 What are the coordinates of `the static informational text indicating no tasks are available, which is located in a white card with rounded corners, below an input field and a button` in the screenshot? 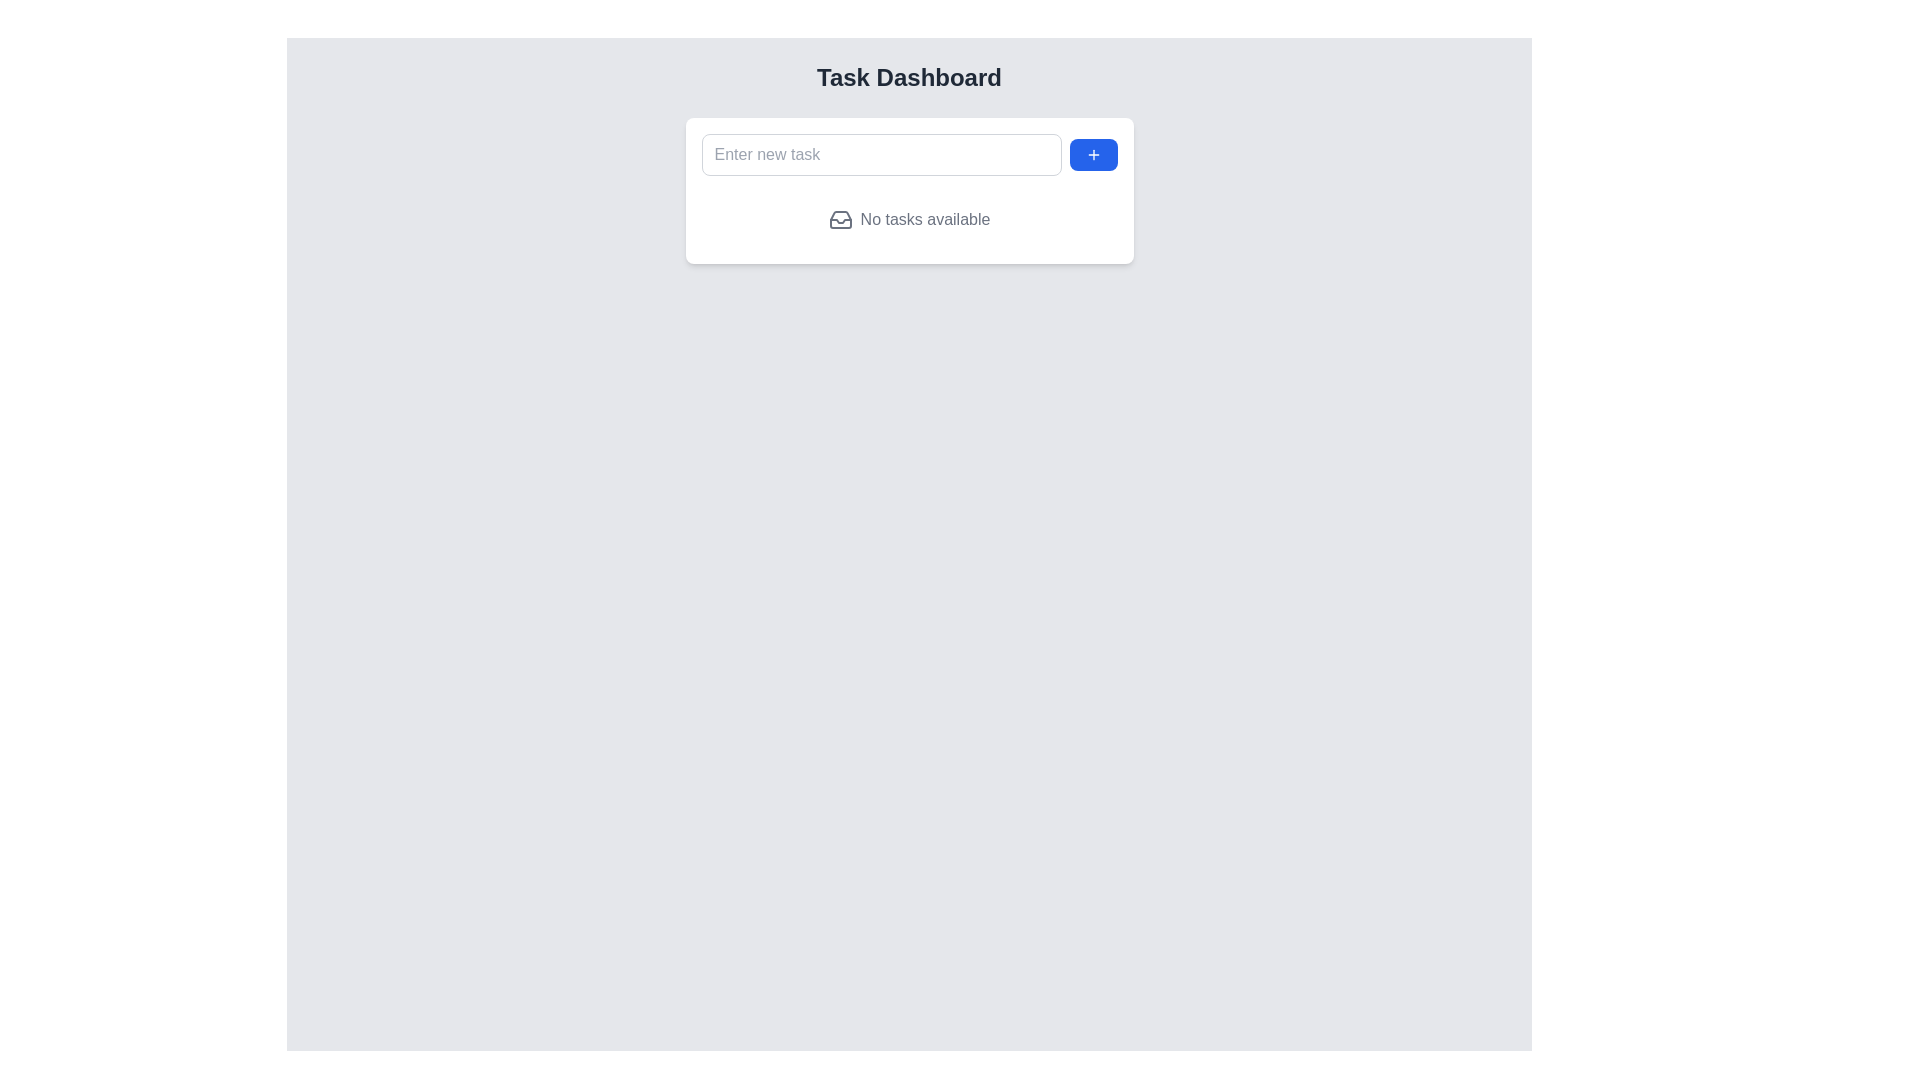 It's located at (908, 219).